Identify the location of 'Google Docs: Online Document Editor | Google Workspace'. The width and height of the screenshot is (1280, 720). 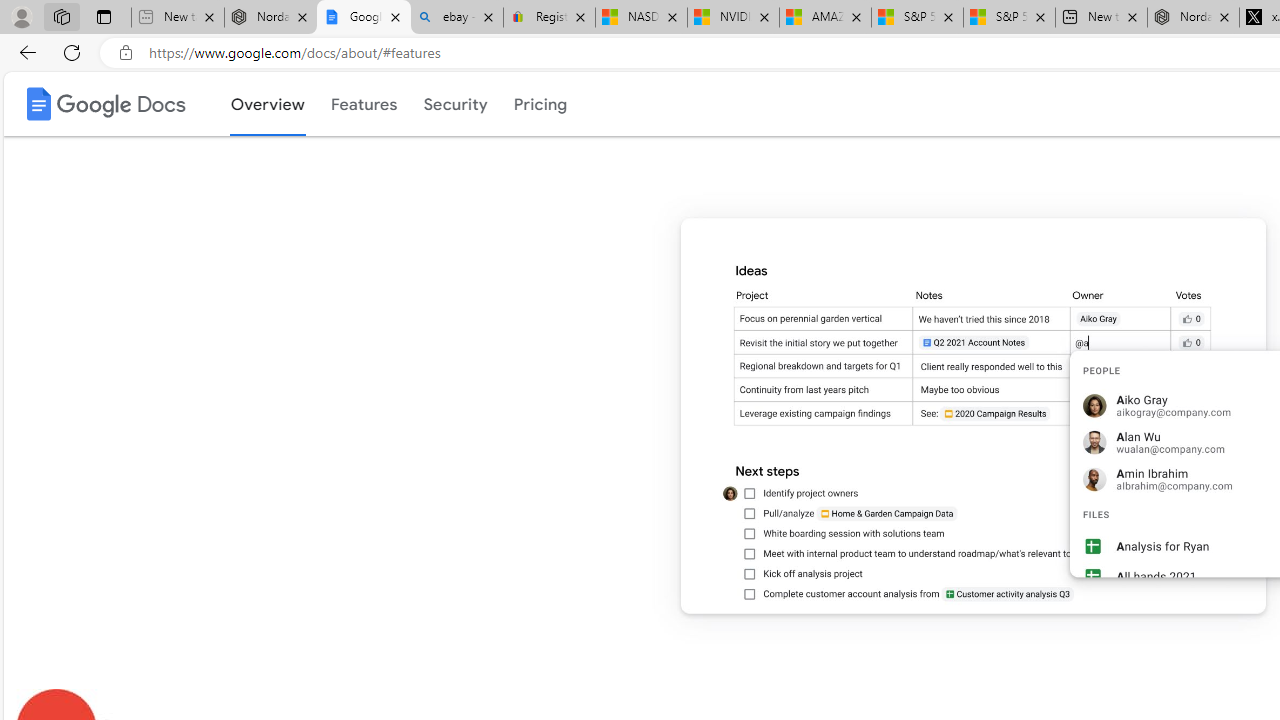
(363, 17).